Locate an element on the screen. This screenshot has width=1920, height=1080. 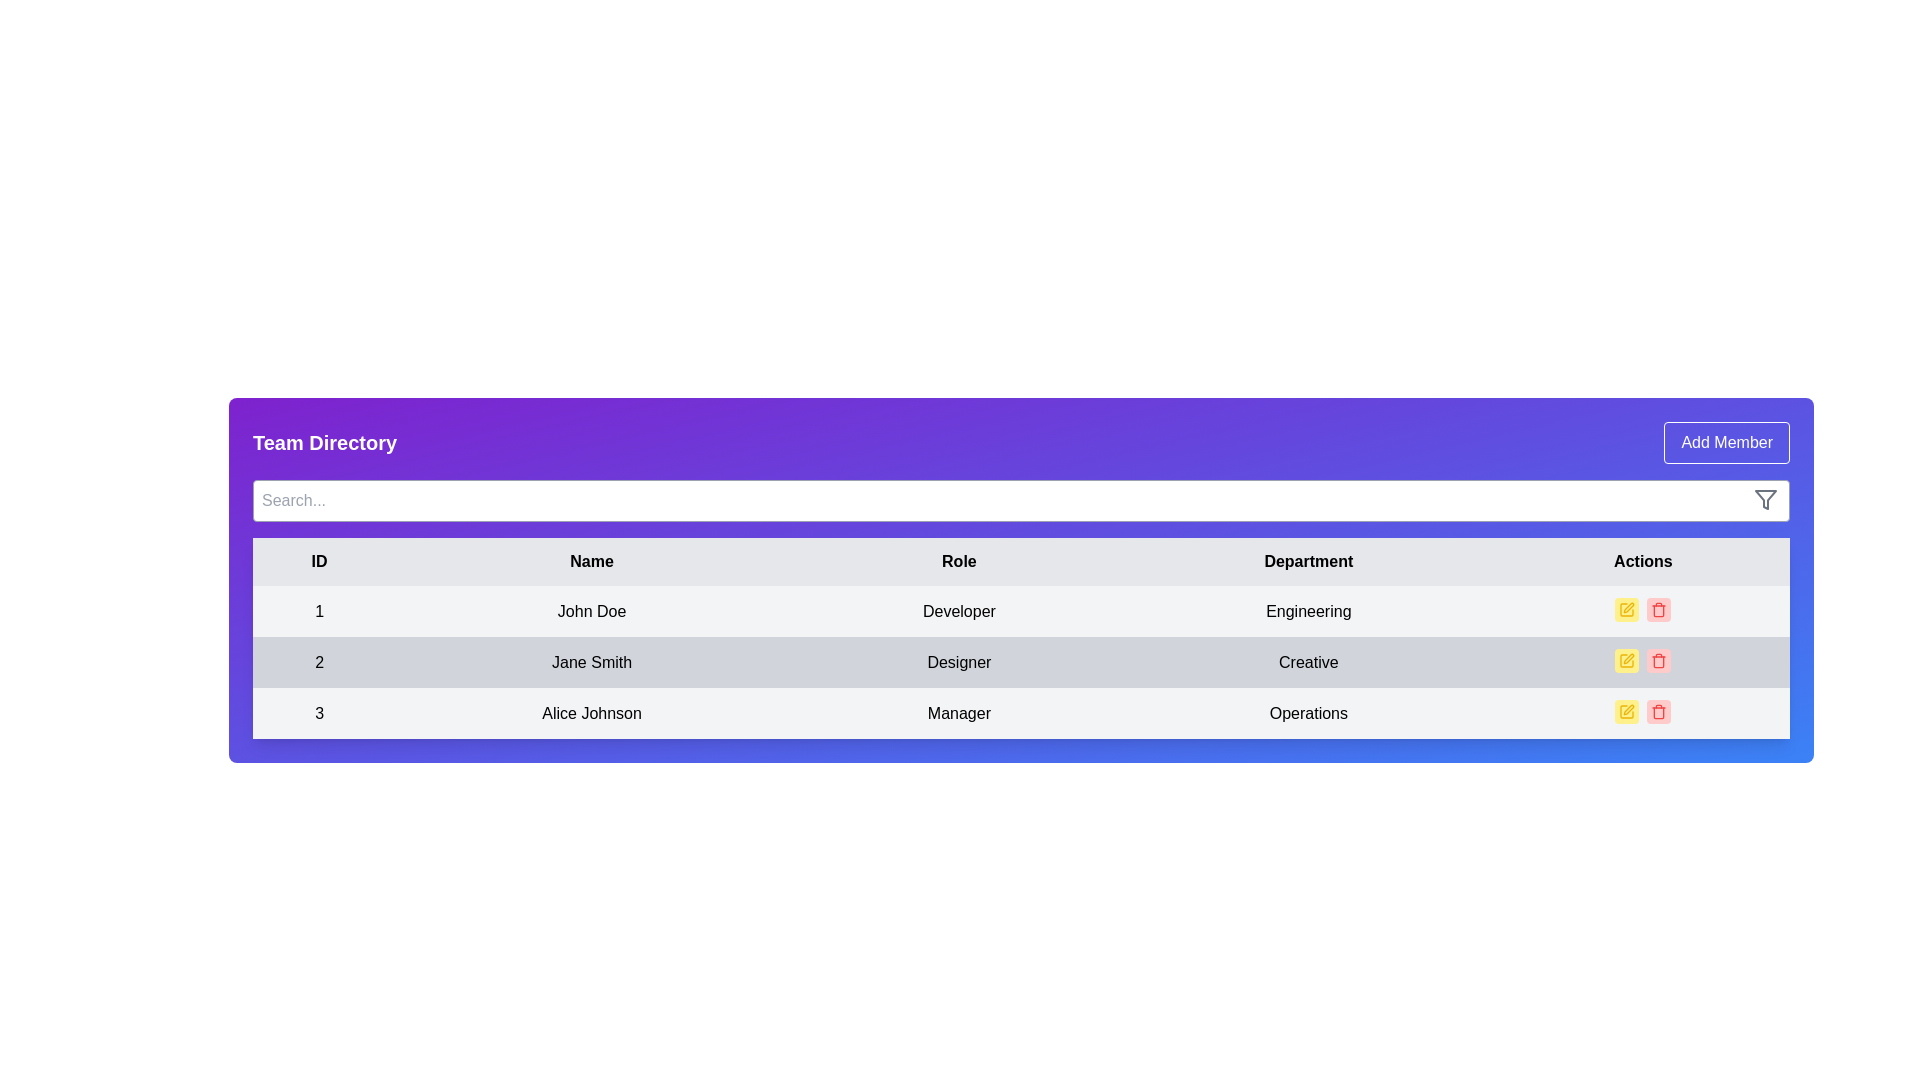
the yellow pencil icon in the Actions column of the last row for user 'Alice Johnson' who is a Manager in the Operations department is located at coordinates (1643, 712).